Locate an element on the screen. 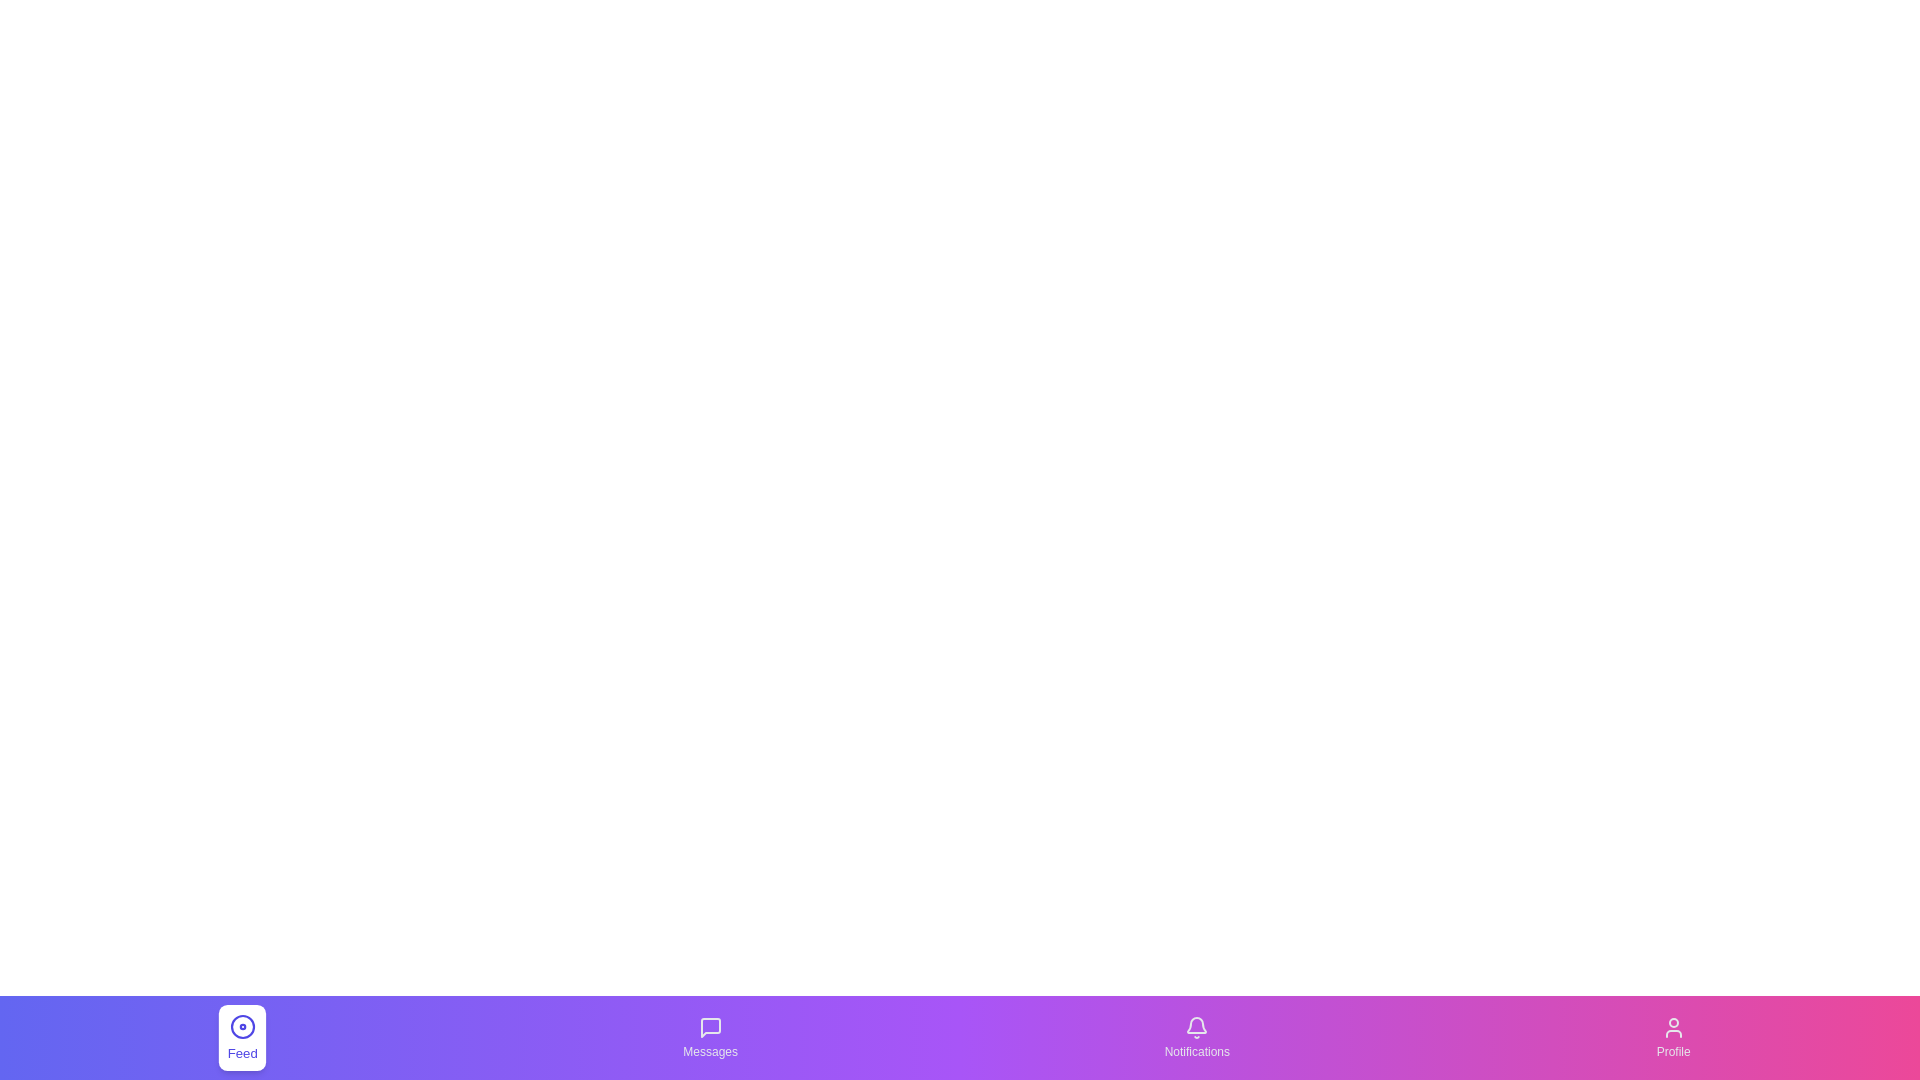 This screenshot has height=1080, width=1920. the Notifications tab to observe its visual feedback is located at coordinates (1196, 1036).